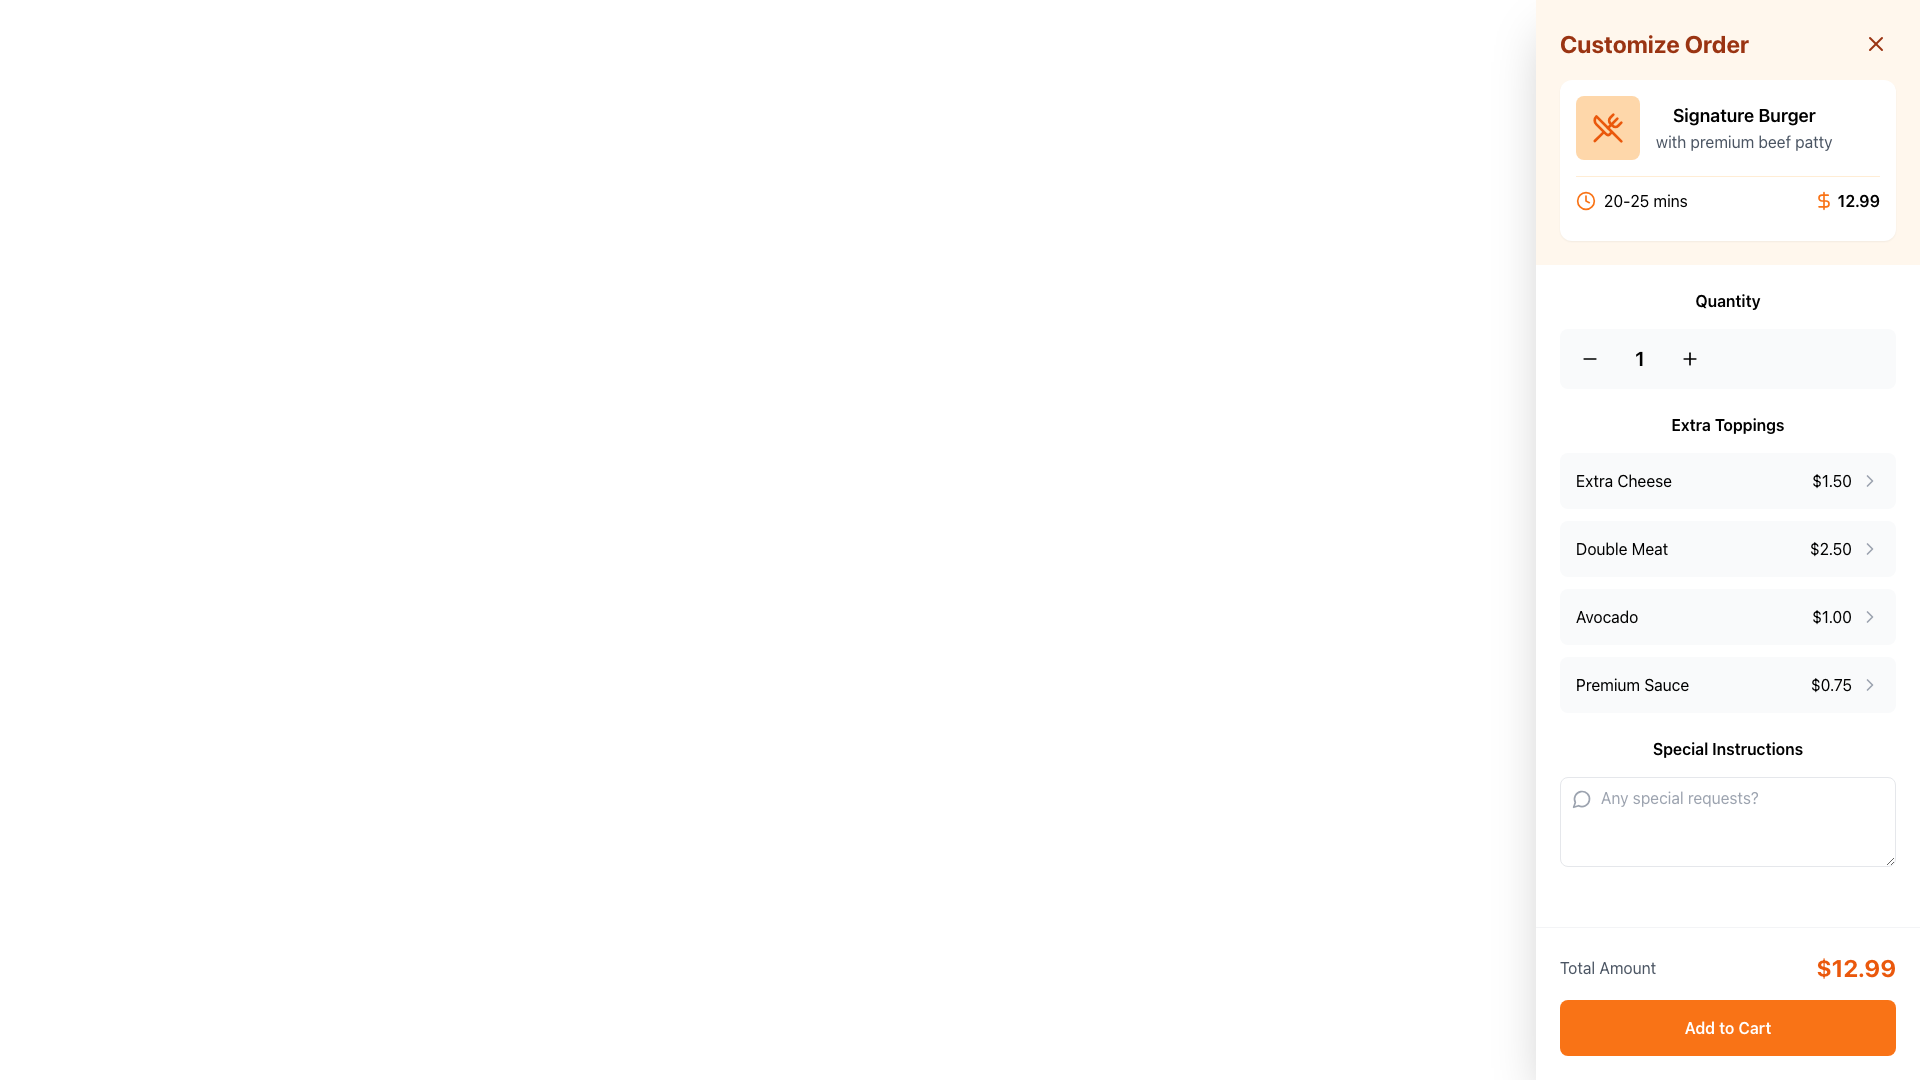 The height and width of the screenshot is (1080, 1920). I want to click on the 'Avocado' topping option in the 'Extra Toppings' section, so click(1727, 582).